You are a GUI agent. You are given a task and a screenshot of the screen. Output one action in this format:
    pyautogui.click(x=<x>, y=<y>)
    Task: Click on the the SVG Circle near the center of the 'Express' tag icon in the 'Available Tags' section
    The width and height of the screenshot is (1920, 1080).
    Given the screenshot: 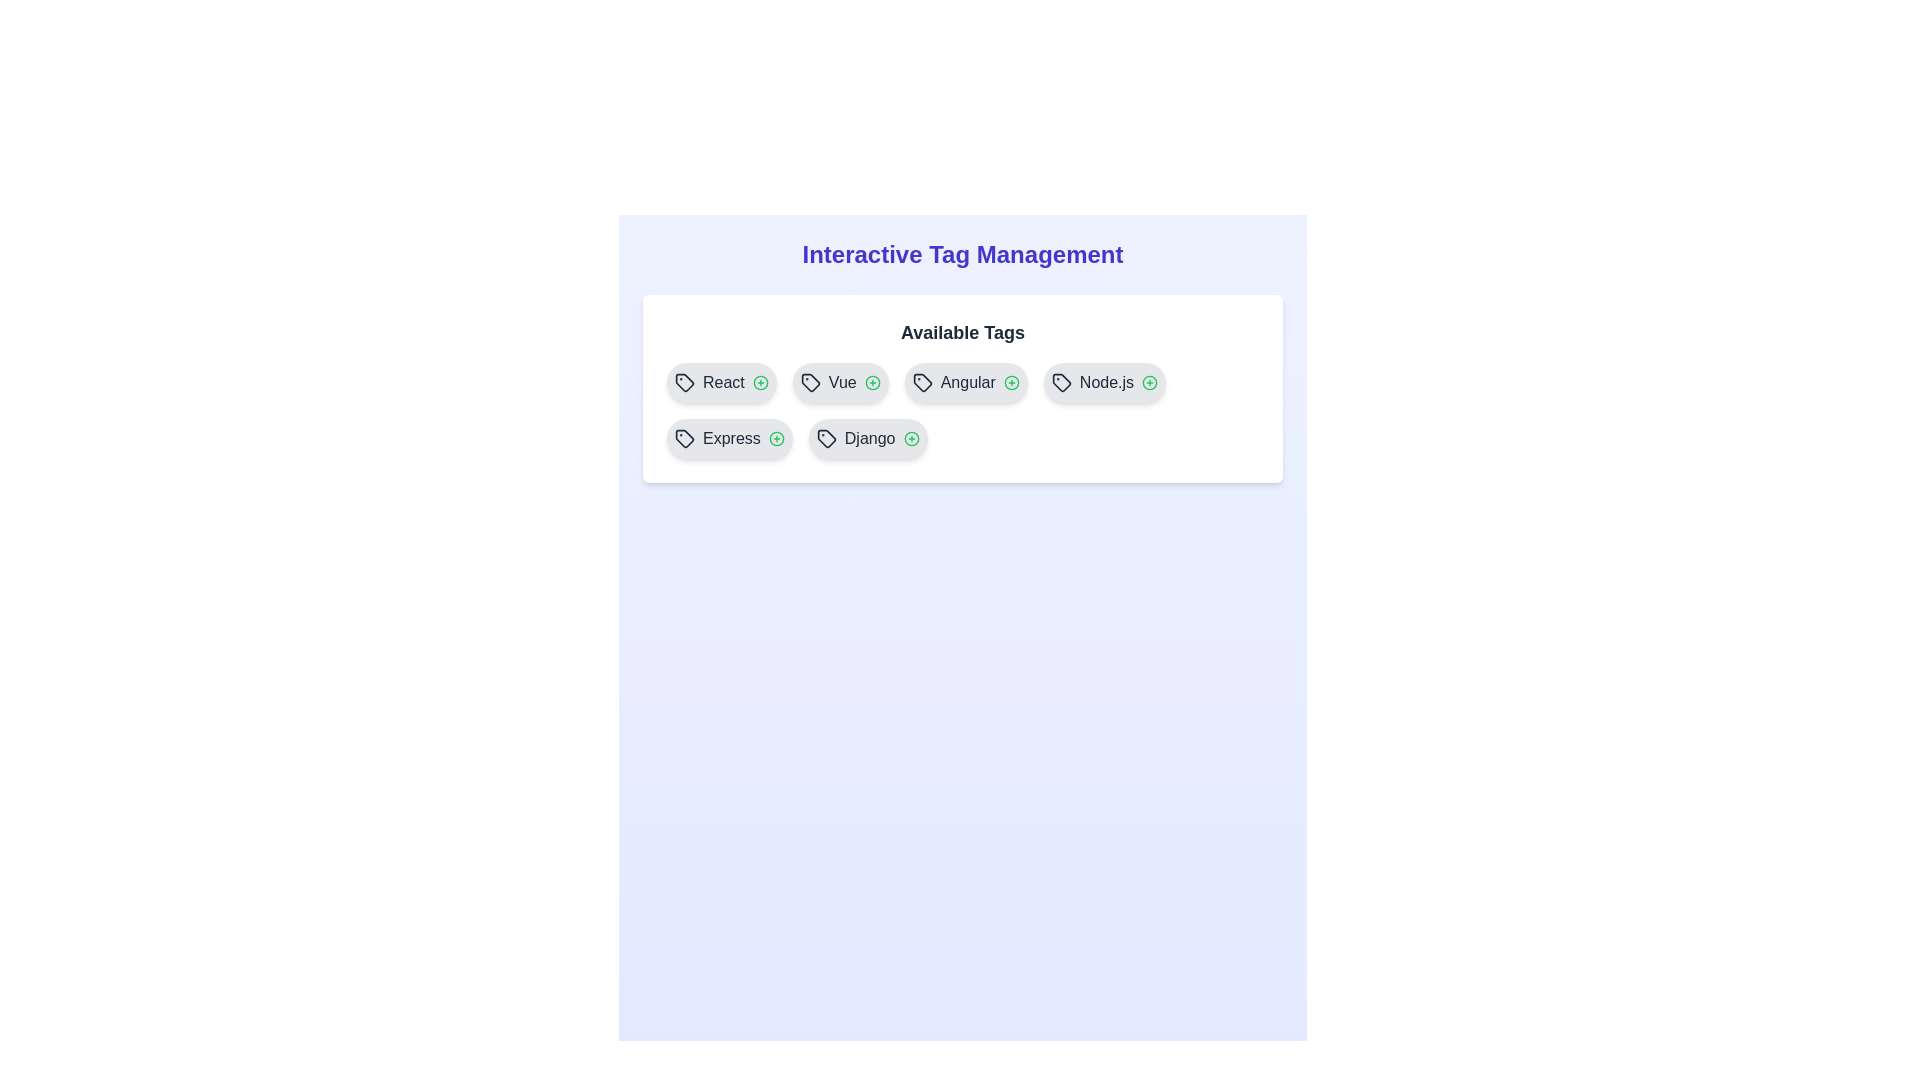 What is the action you would take?
    pyautogui.click(x=775, y=438)
    